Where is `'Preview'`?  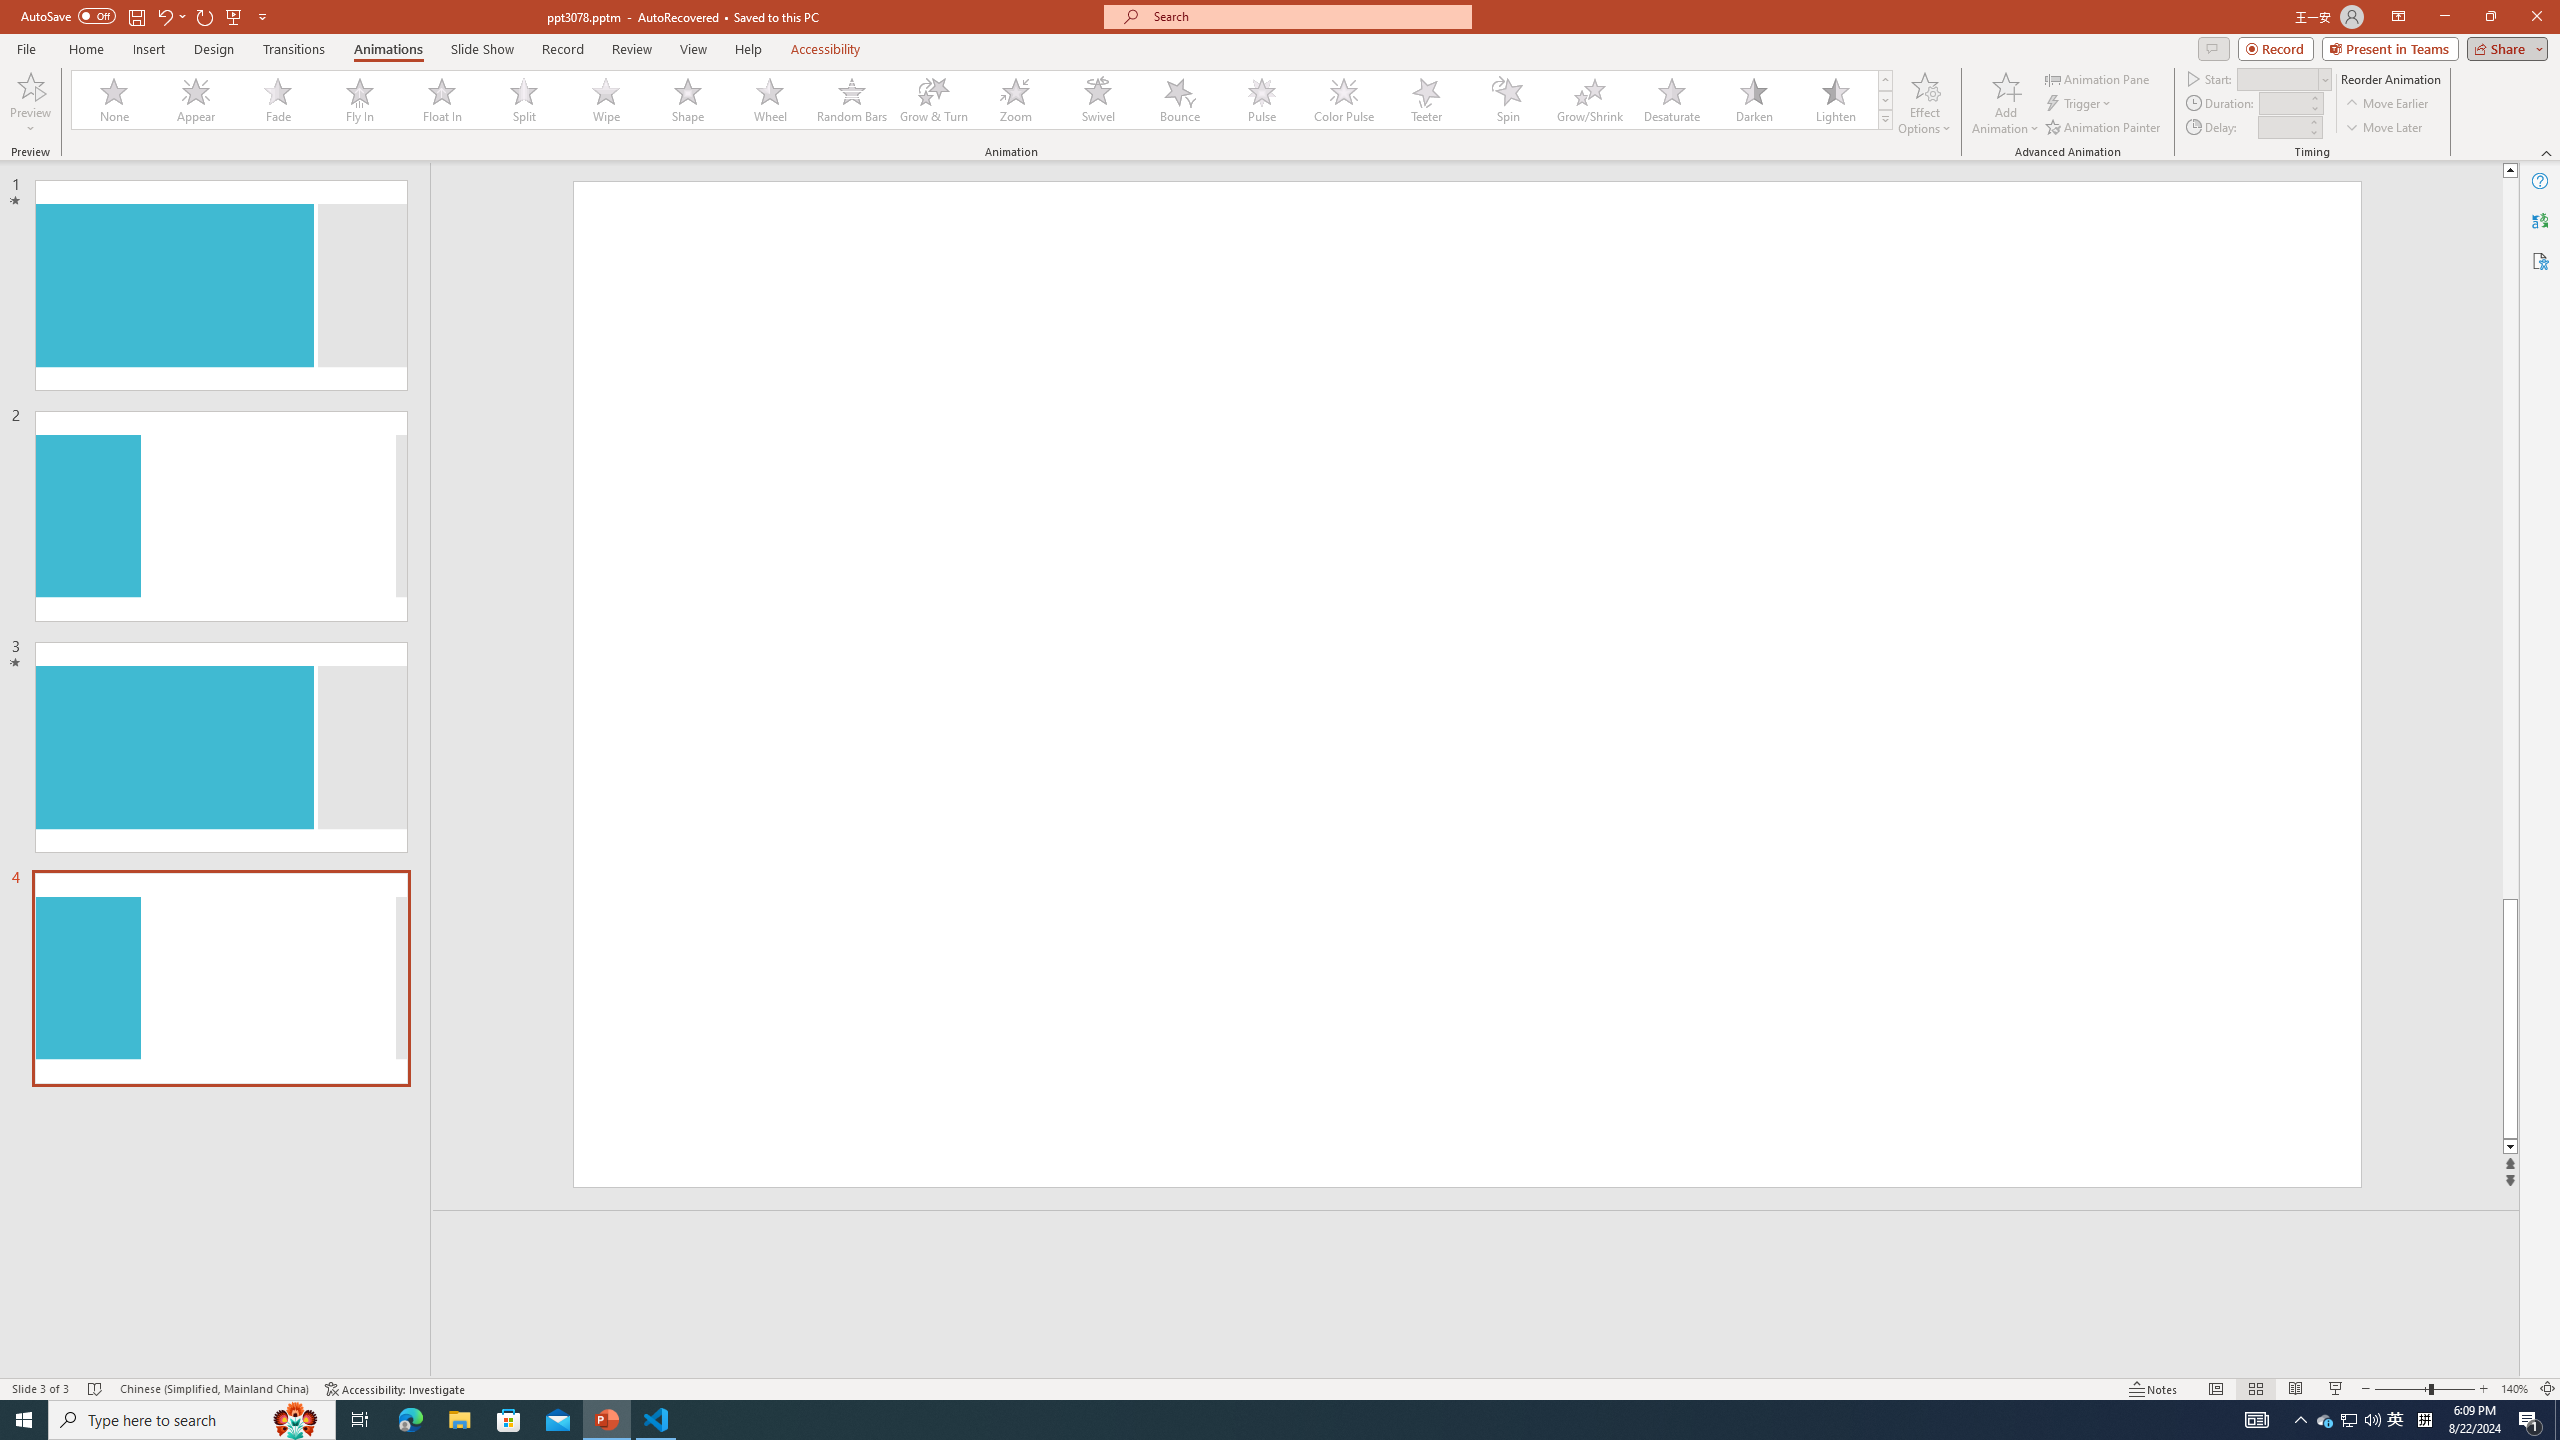
'Preview' is located at coordinates (29, 84).